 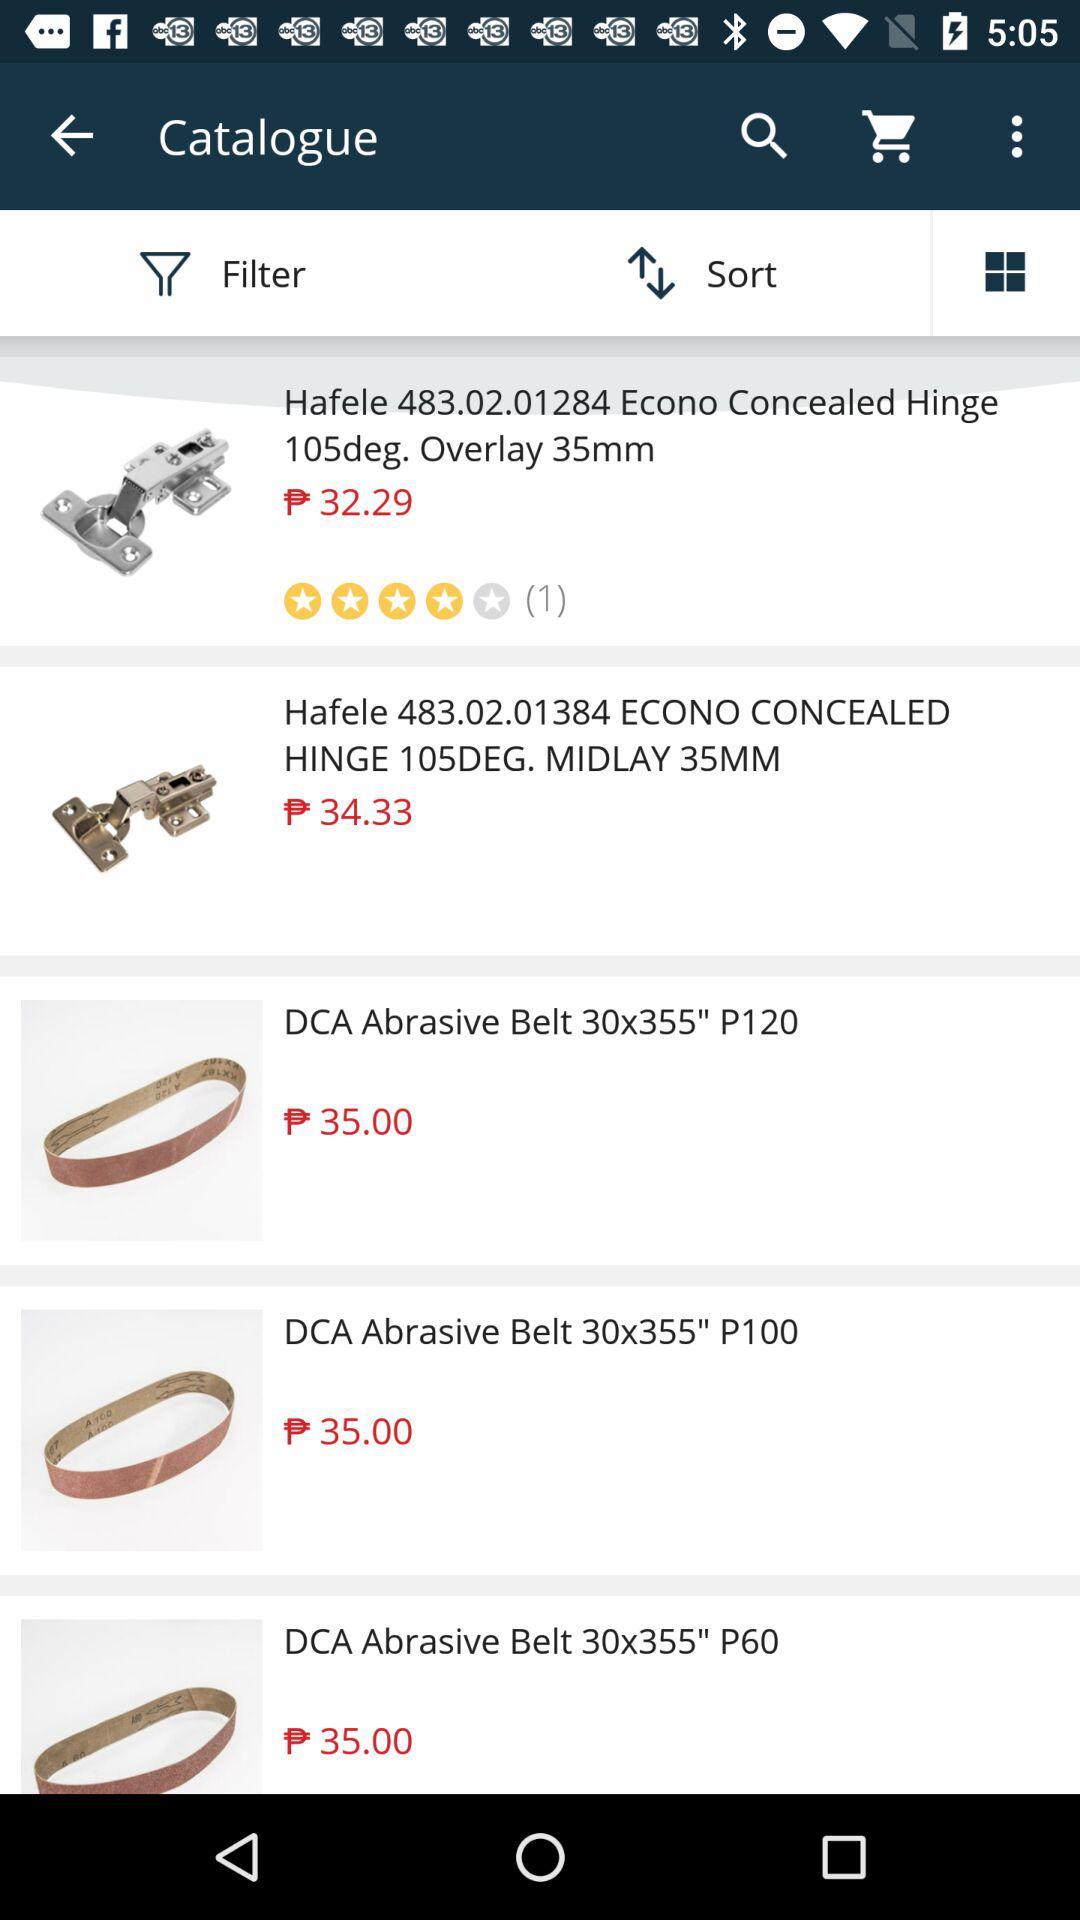 What do you see at coordinates (1006, 272) in the screenshot?
I see `change view` at bounding box center [1006, 272].